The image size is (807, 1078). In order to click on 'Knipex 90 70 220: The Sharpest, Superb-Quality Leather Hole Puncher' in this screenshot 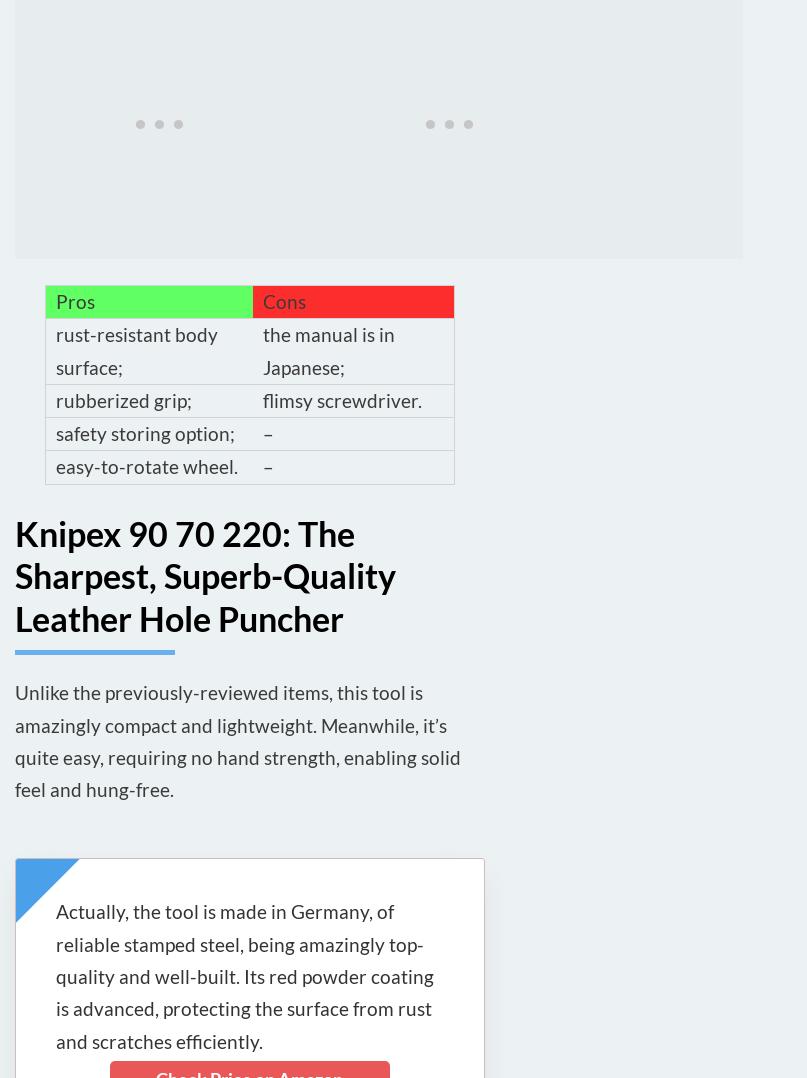, I will do `click(15, 574)`.